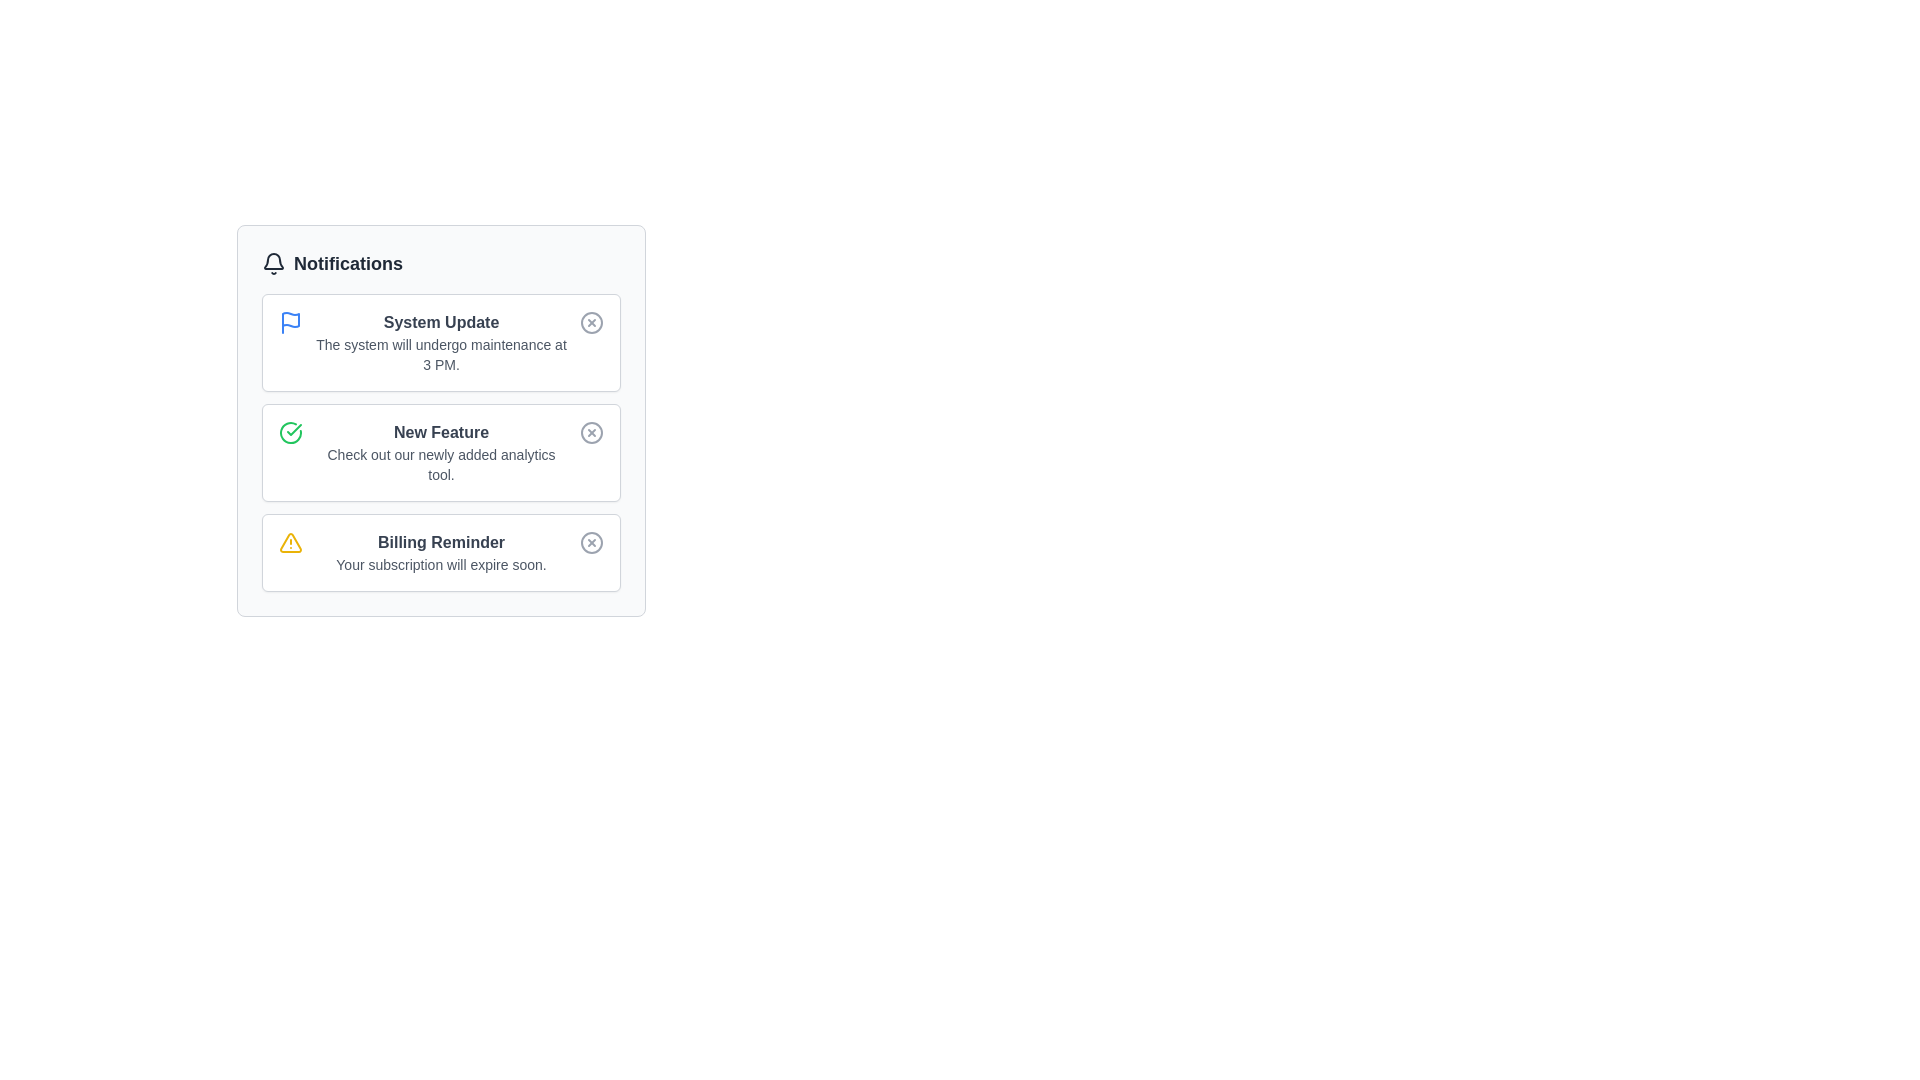  Describe the element at coordinates (590, 543) in the screenshot. I see `the circular icon within the 'Billing Reminder' notification card, which indicates an action related to dismissing or closing the notification` at that location.